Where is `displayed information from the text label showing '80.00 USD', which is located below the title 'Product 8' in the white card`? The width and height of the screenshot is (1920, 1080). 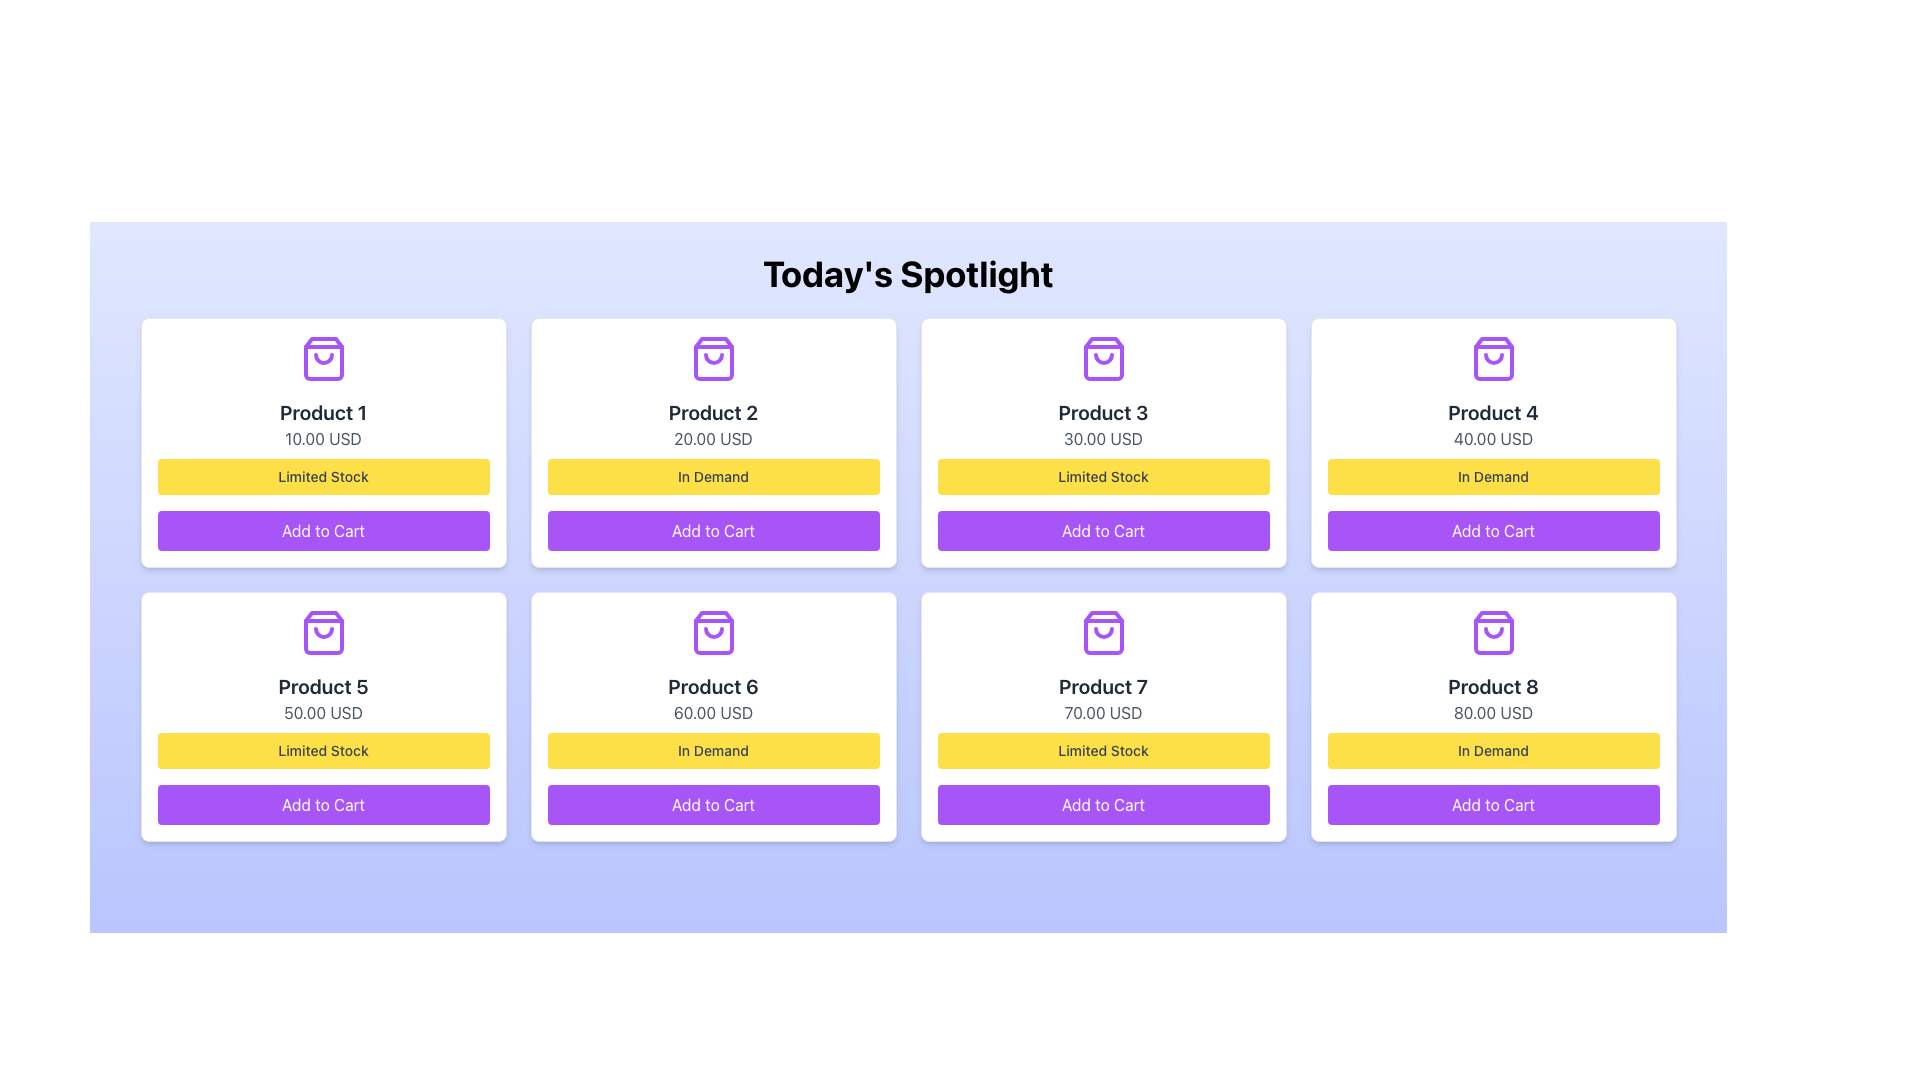 displayed information from the text label showing '80.00 USD', which is located below the title 'Product 8' in the white card is located at coordinates (1493, 712).